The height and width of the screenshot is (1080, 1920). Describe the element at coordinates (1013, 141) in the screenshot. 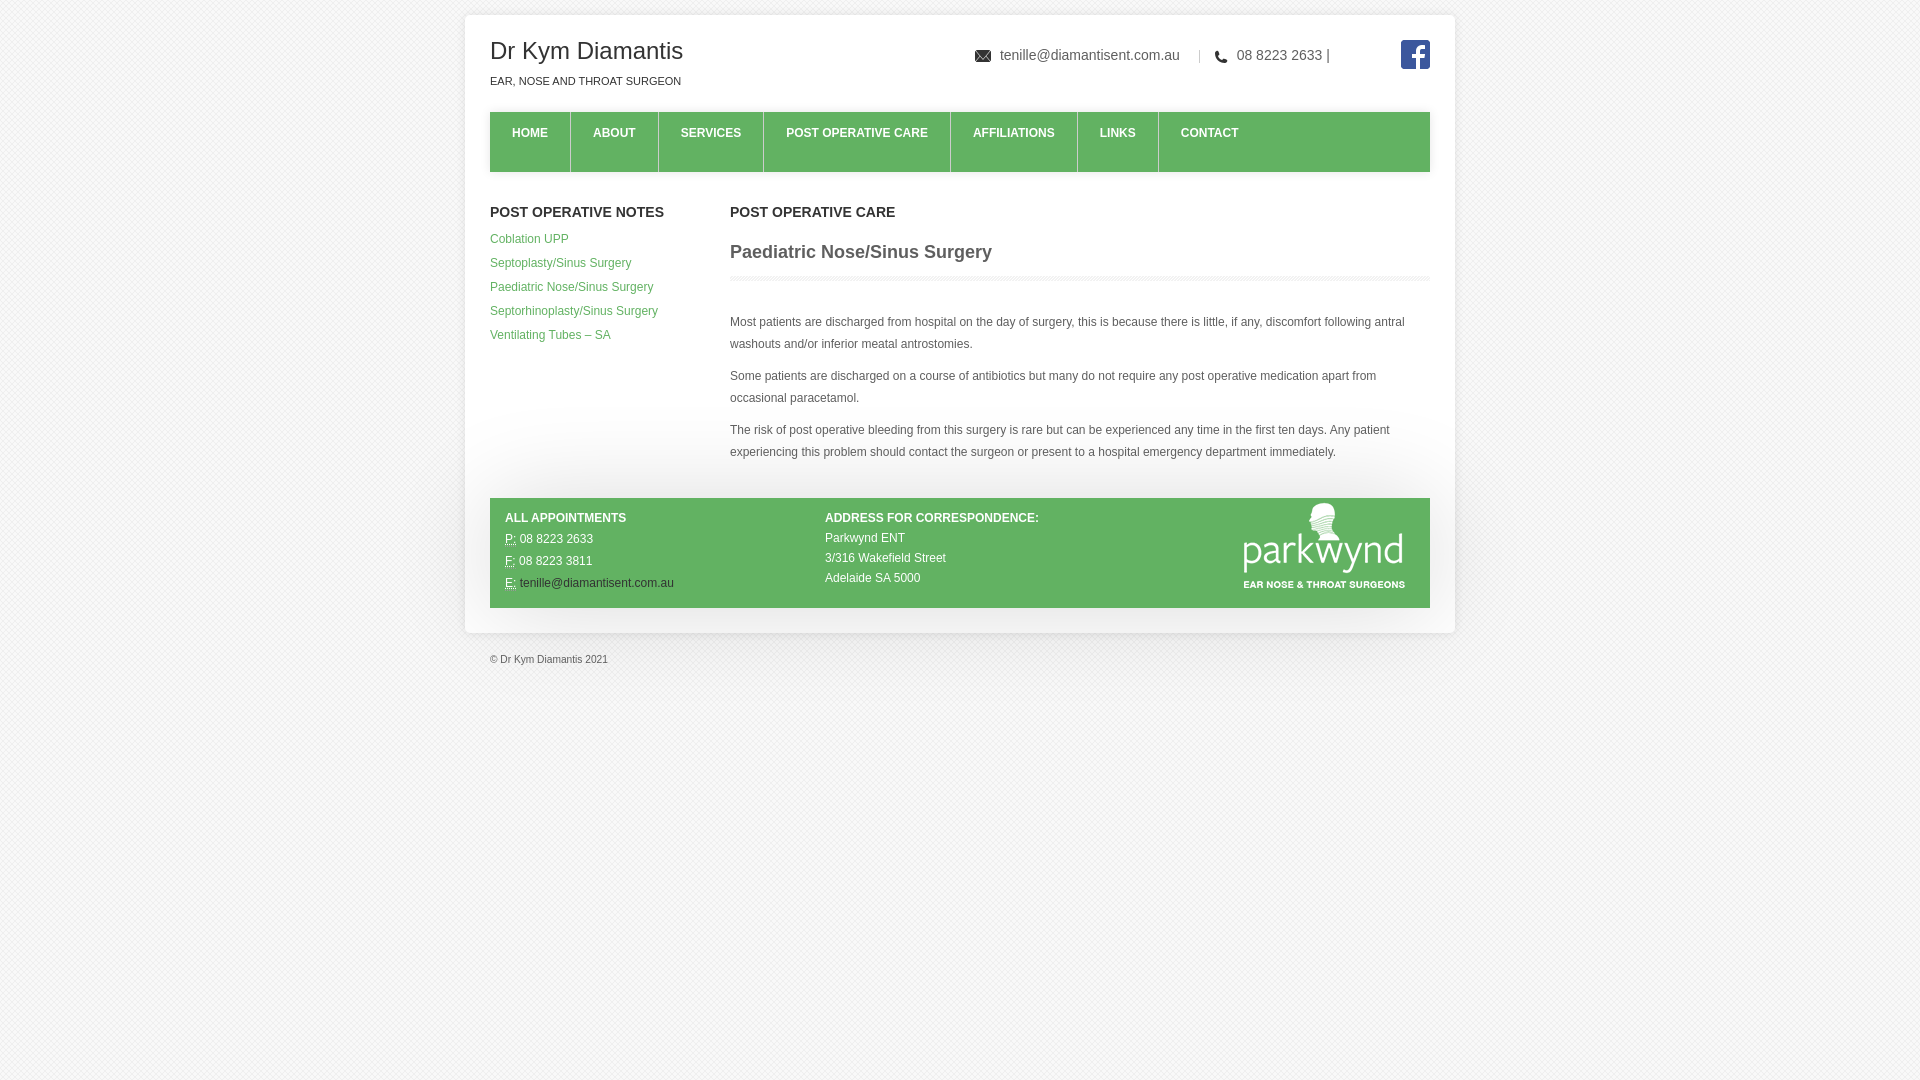

I see `'AFFILIATIONS'` at that location.